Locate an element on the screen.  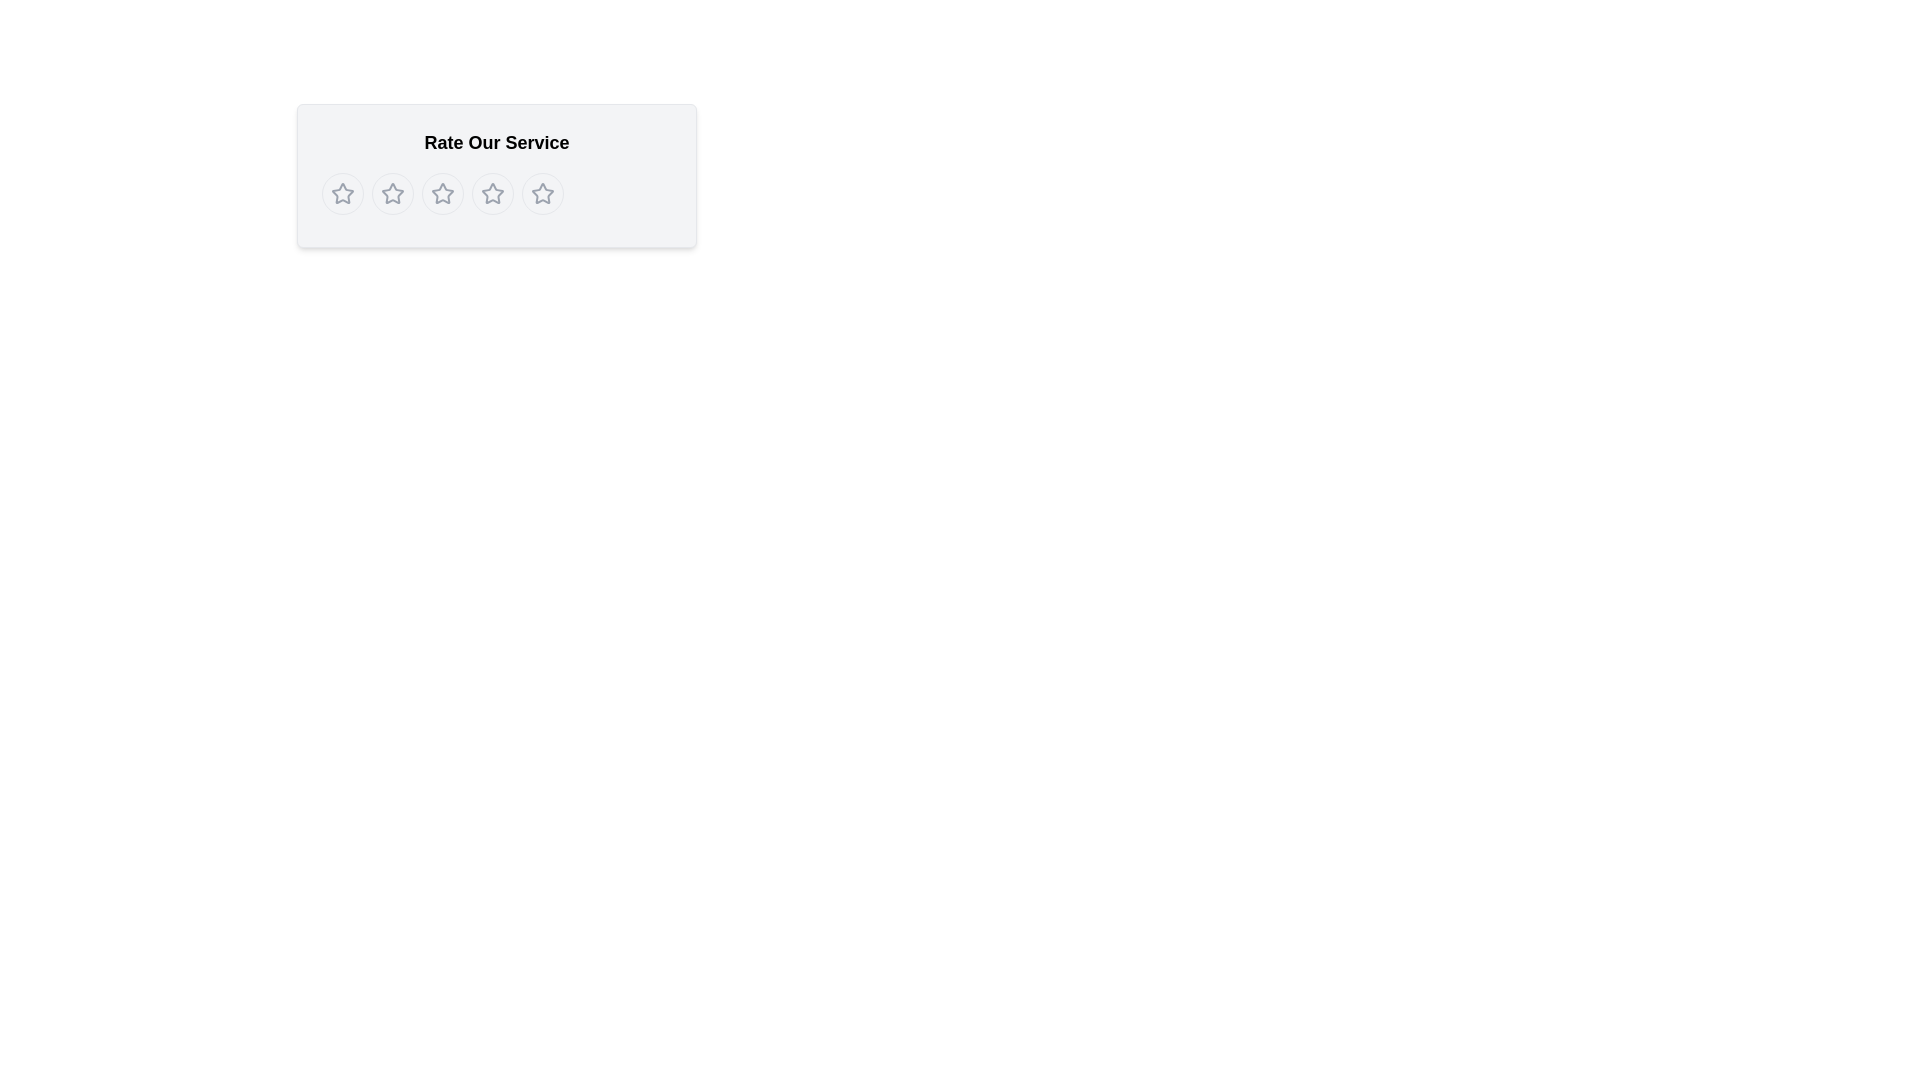
the third circular button featuring an outlined star icon is located at coordinates (441, 193).